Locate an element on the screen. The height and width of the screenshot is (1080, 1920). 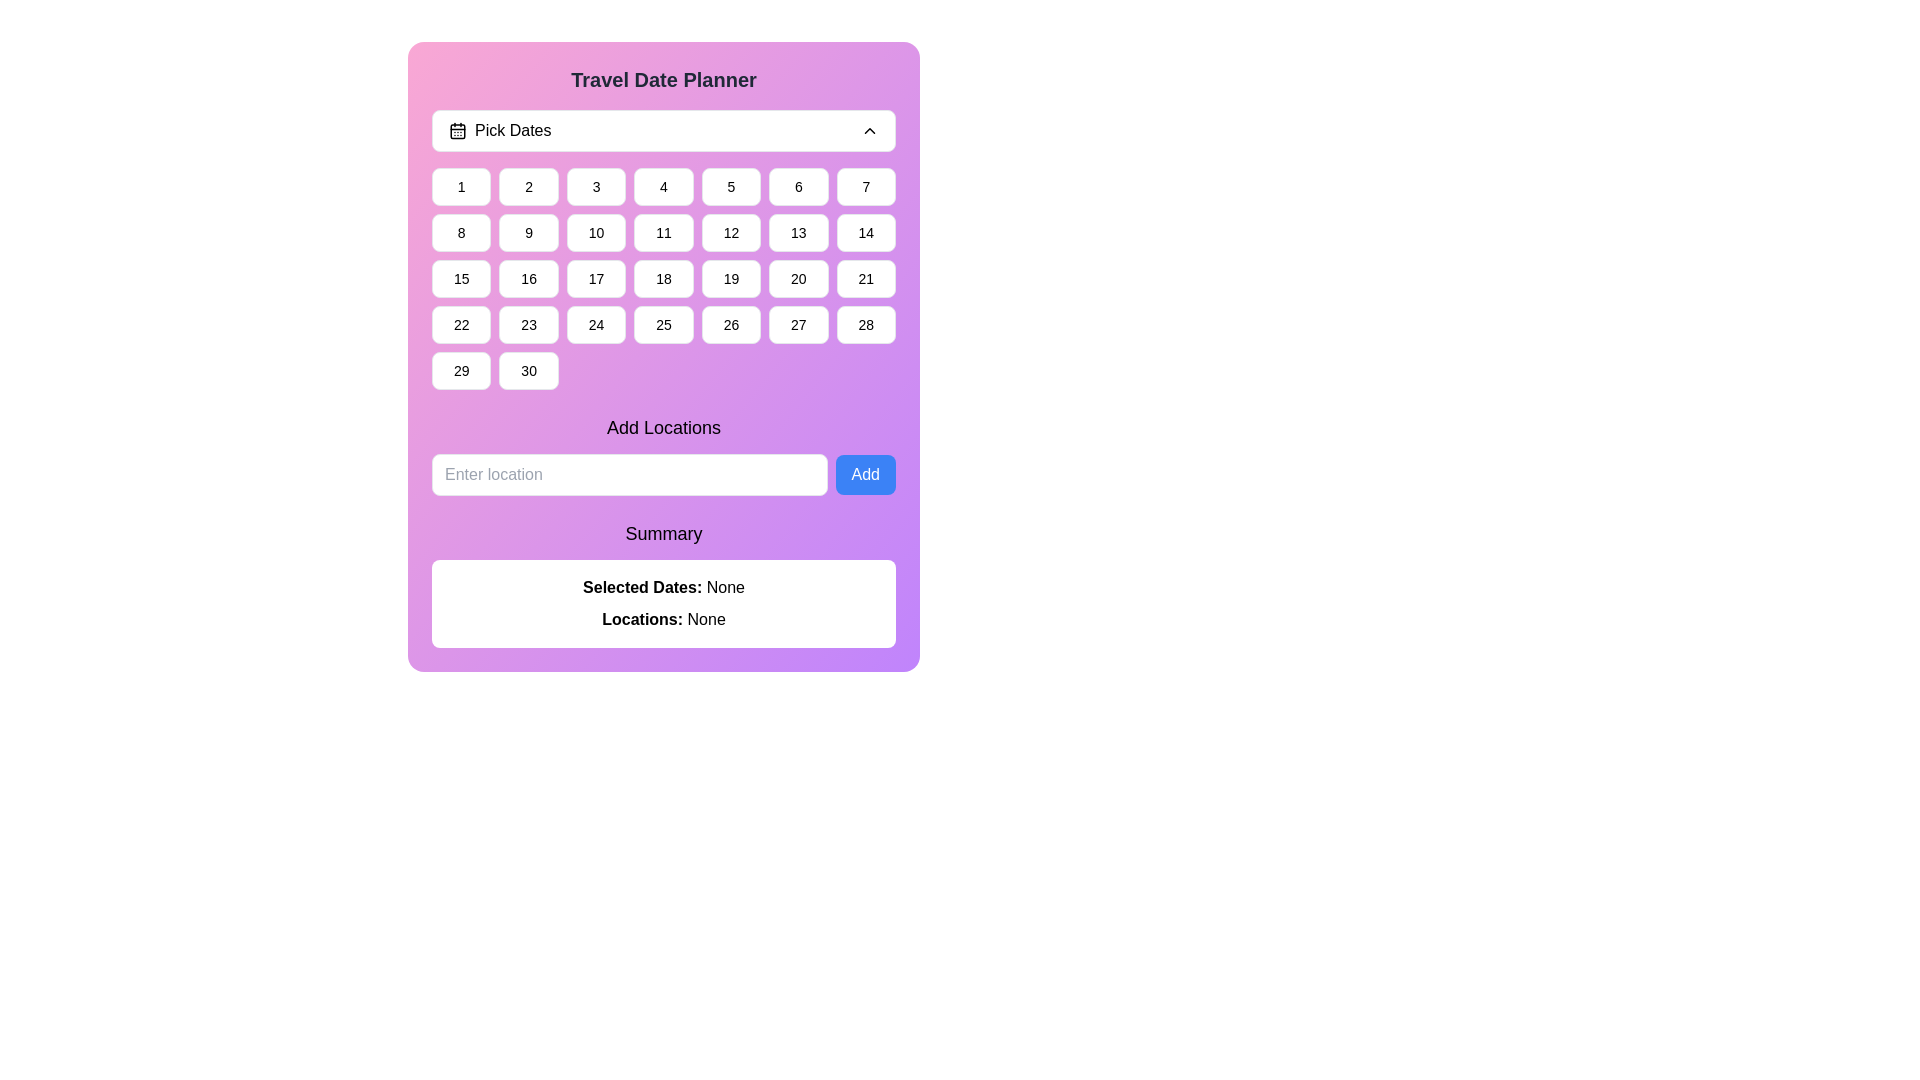
the Static Text Label that serves as a descriptor for the selected dates data, currently displaying 'None', located in the summary section between 'Summary' and 'Locations: None' is located at coordinates (644, 586).